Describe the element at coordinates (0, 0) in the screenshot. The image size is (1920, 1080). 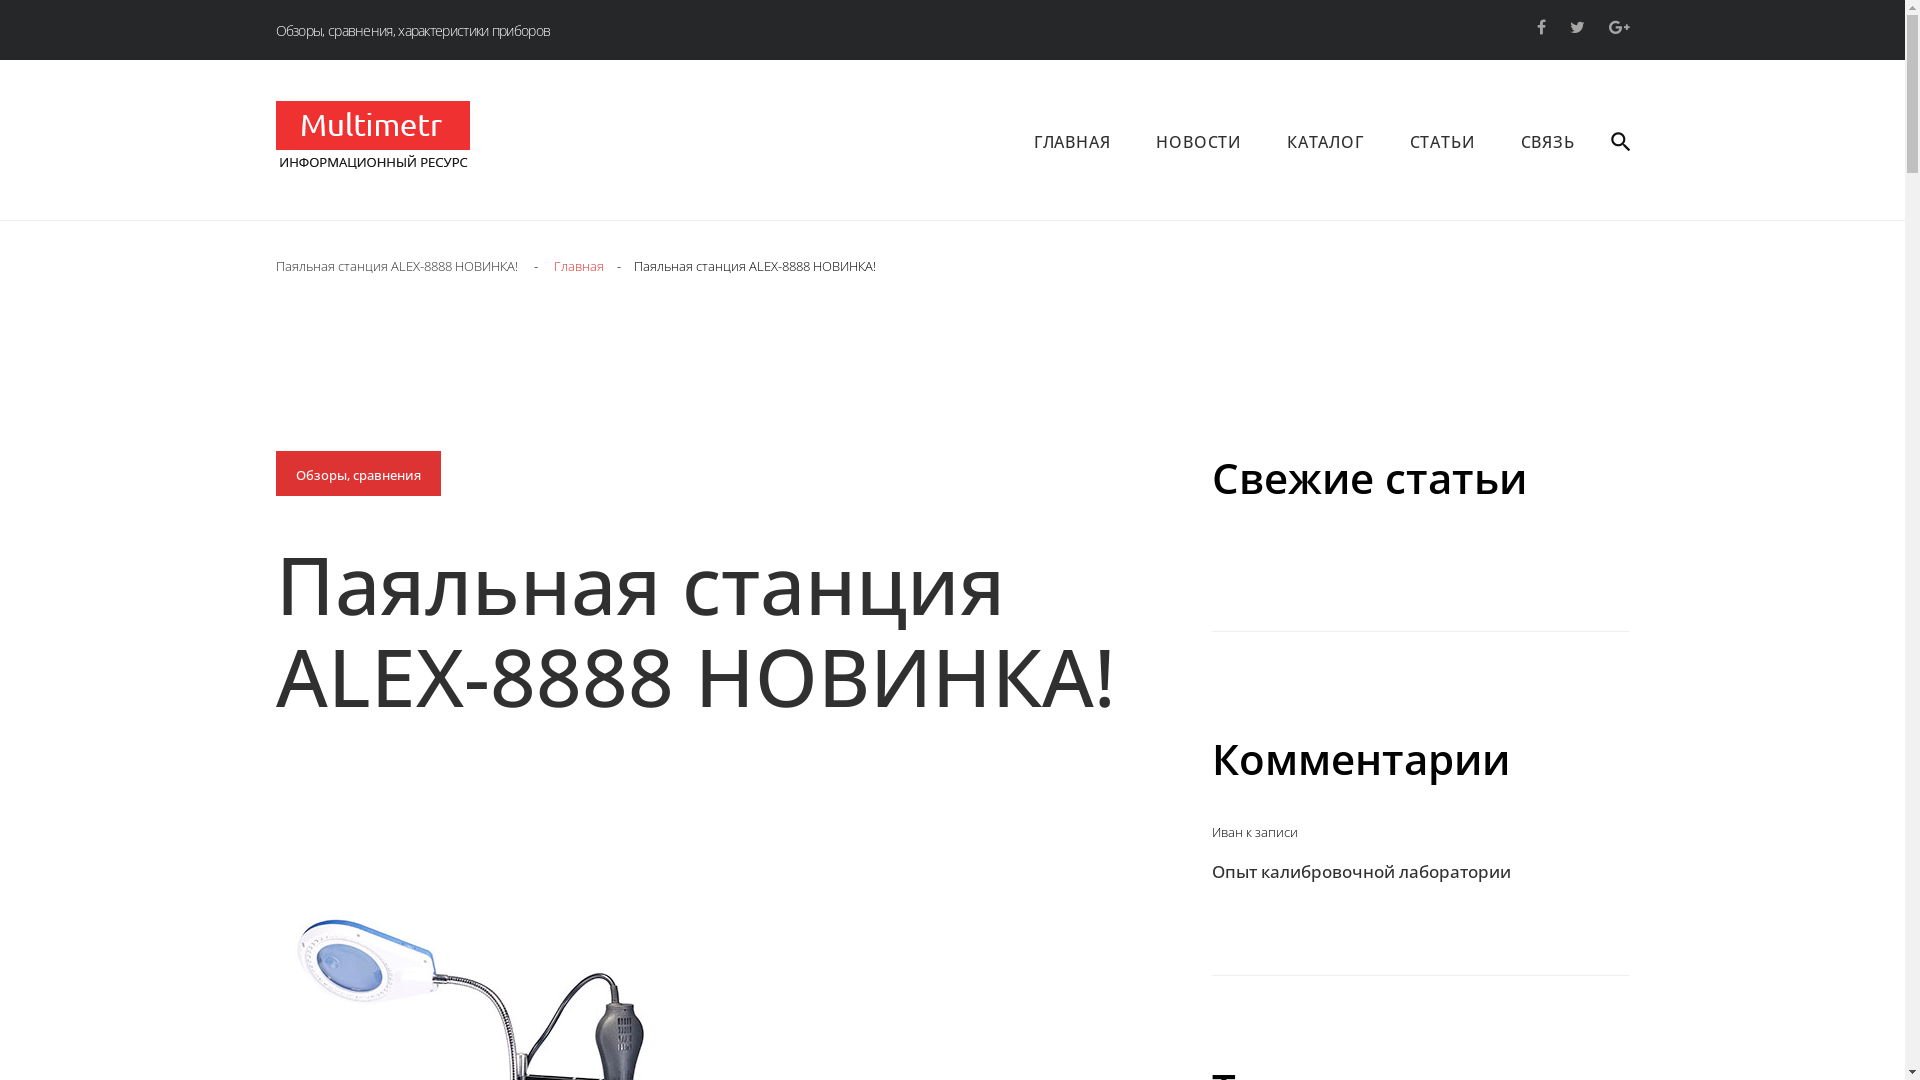
I see `'Skip to content'` at that location.